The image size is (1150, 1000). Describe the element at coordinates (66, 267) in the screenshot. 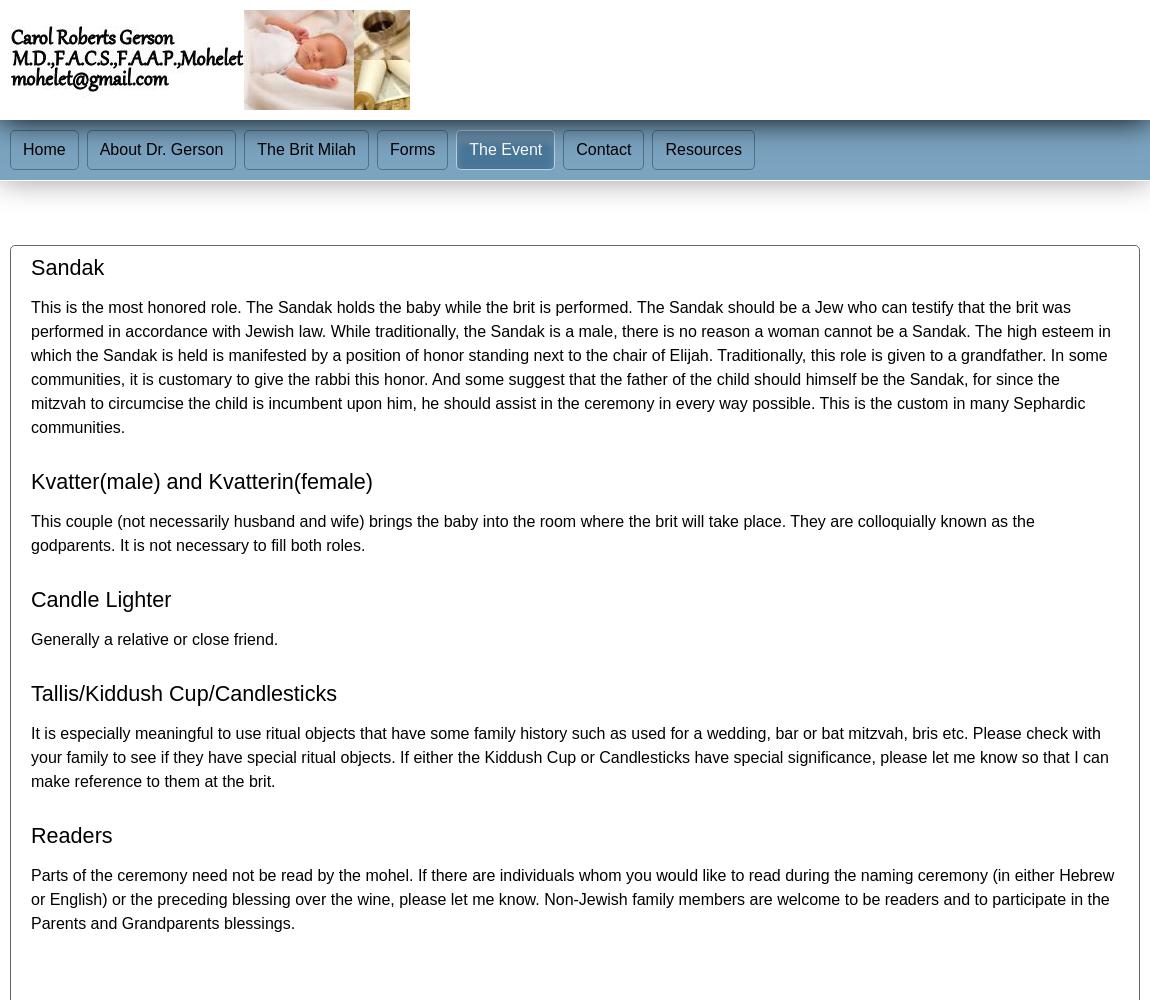

I see `'Sandak'` at that location.